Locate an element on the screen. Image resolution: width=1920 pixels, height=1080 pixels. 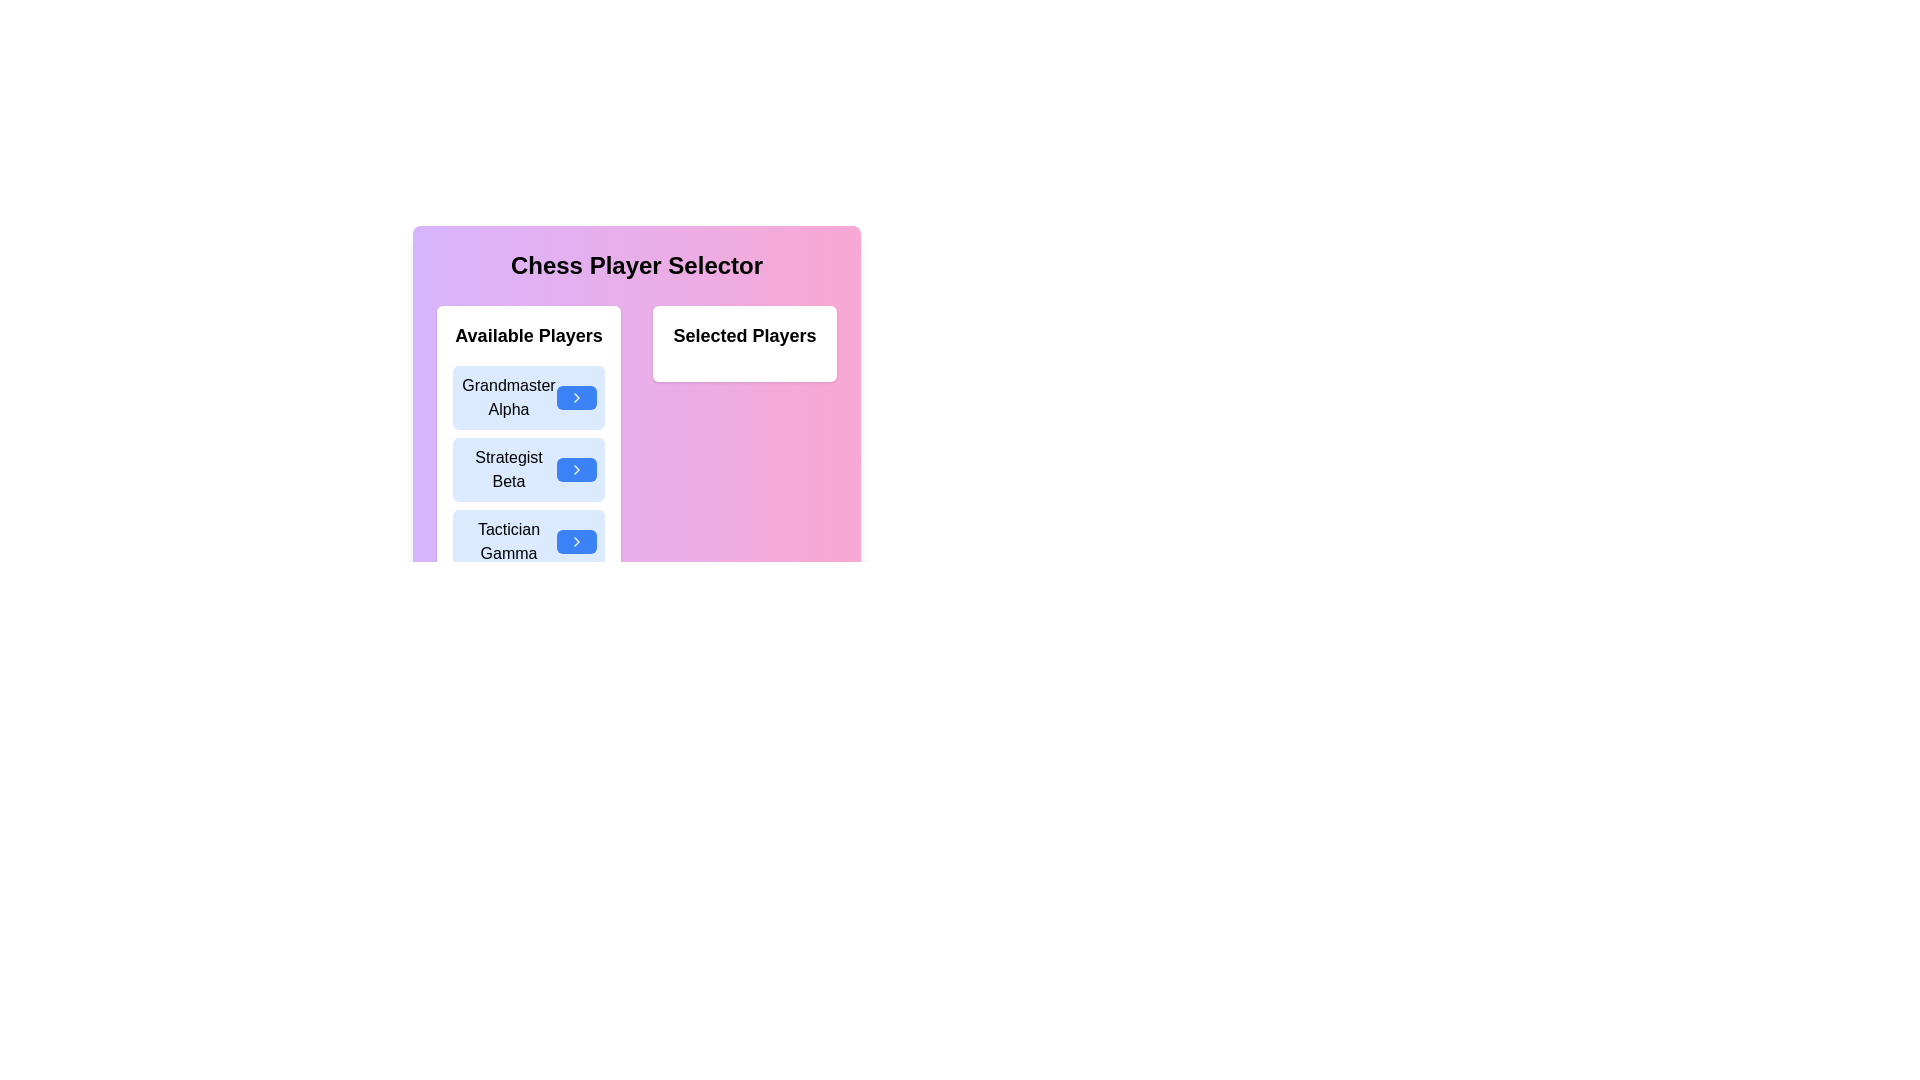
button next to Grandmaster Alpha to select the player is located at coordinates (575, 397).